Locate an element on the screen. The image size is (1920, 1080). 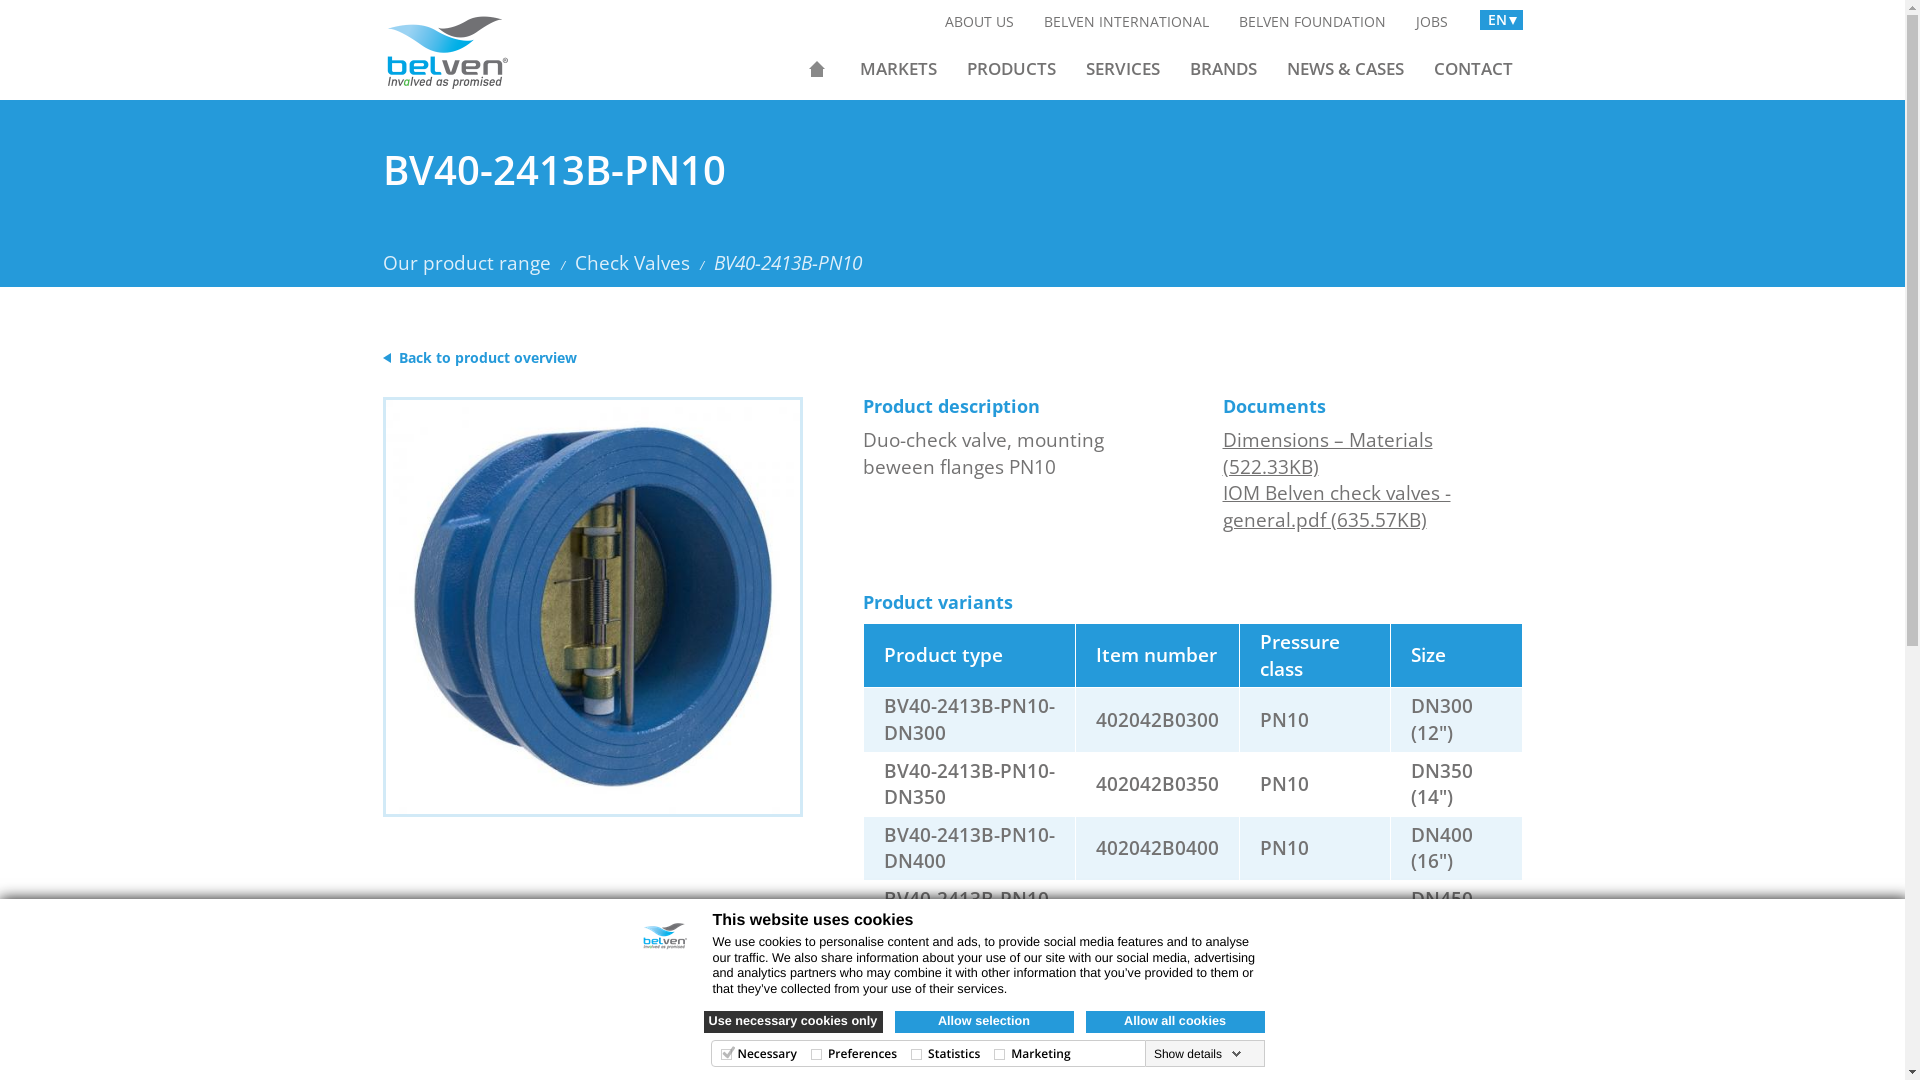
'Use necessary cookies only' is located at coordinates (792, 1022).